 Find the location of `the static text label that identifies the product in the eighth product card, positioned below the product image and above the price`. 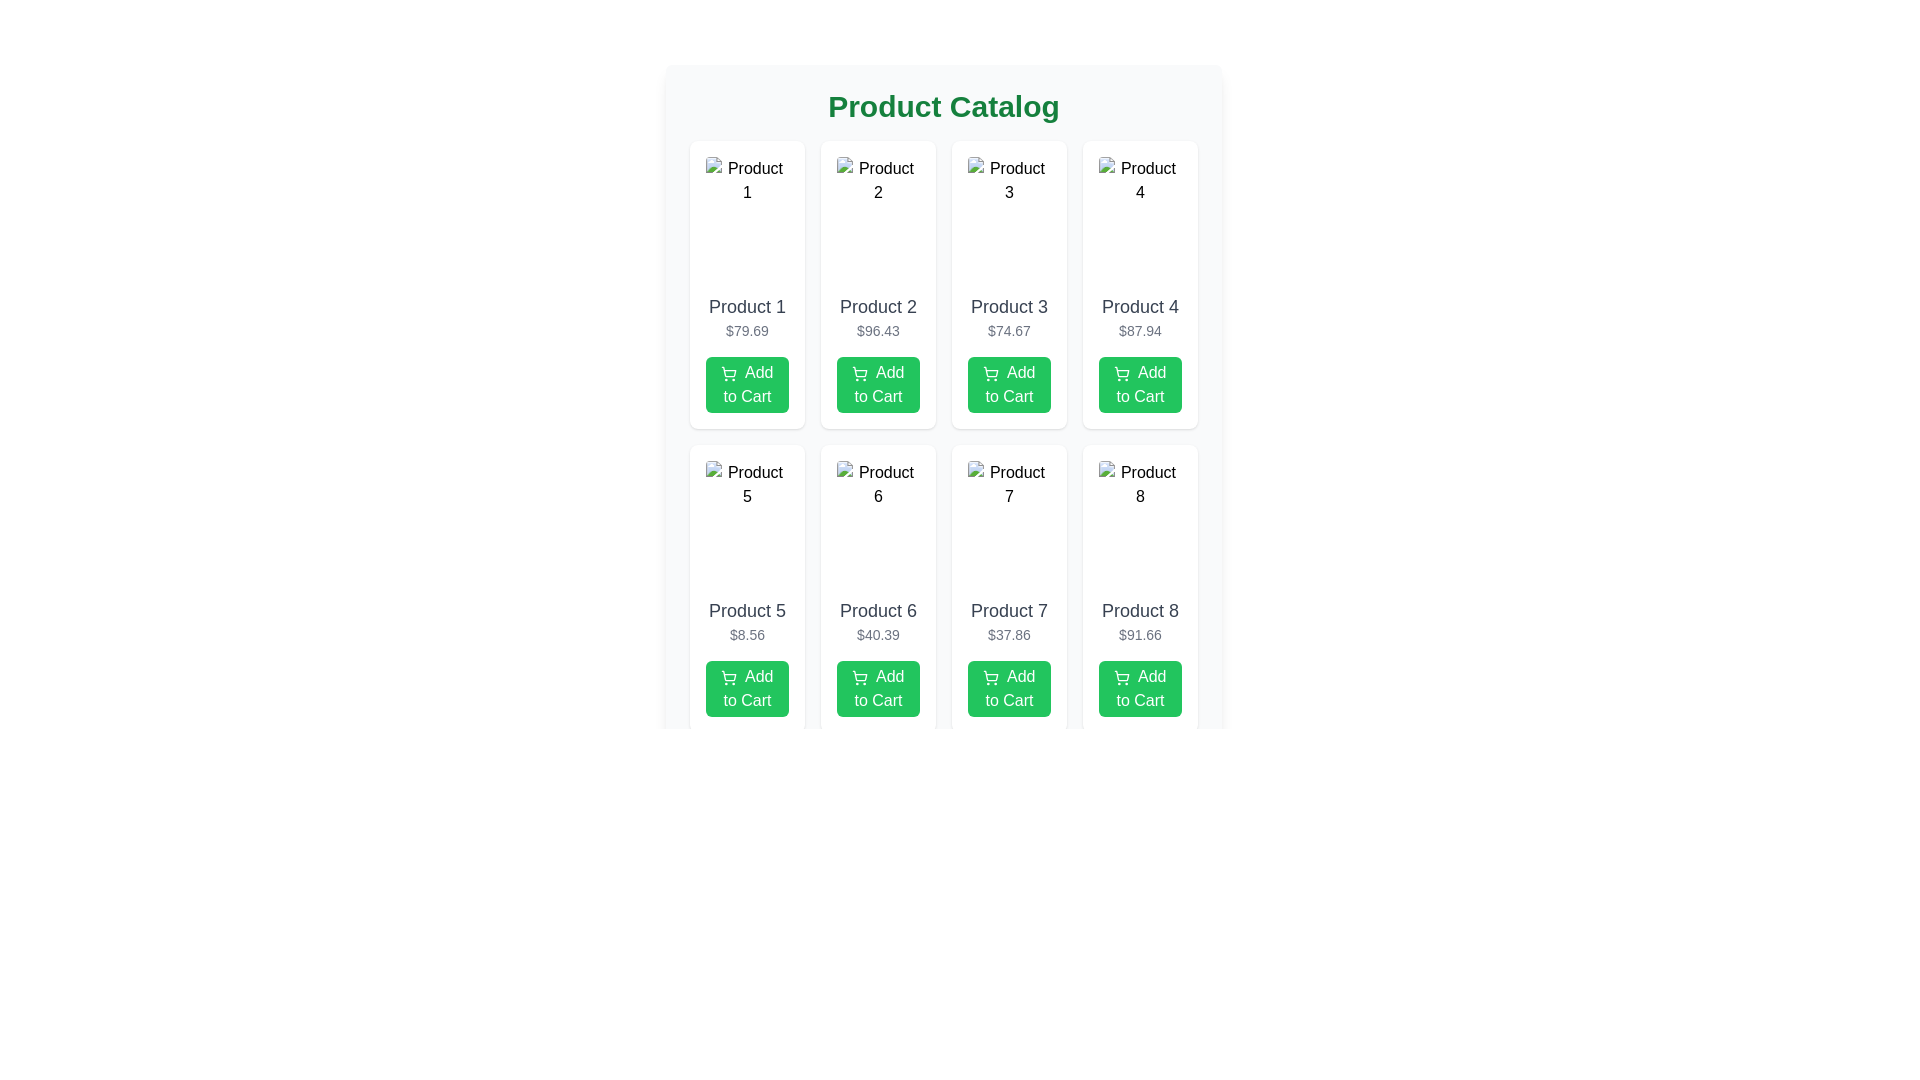

the static text label that identifies the product in the eighth product card, positioned below the product image and above the price is located at coordinates (1140, 609).